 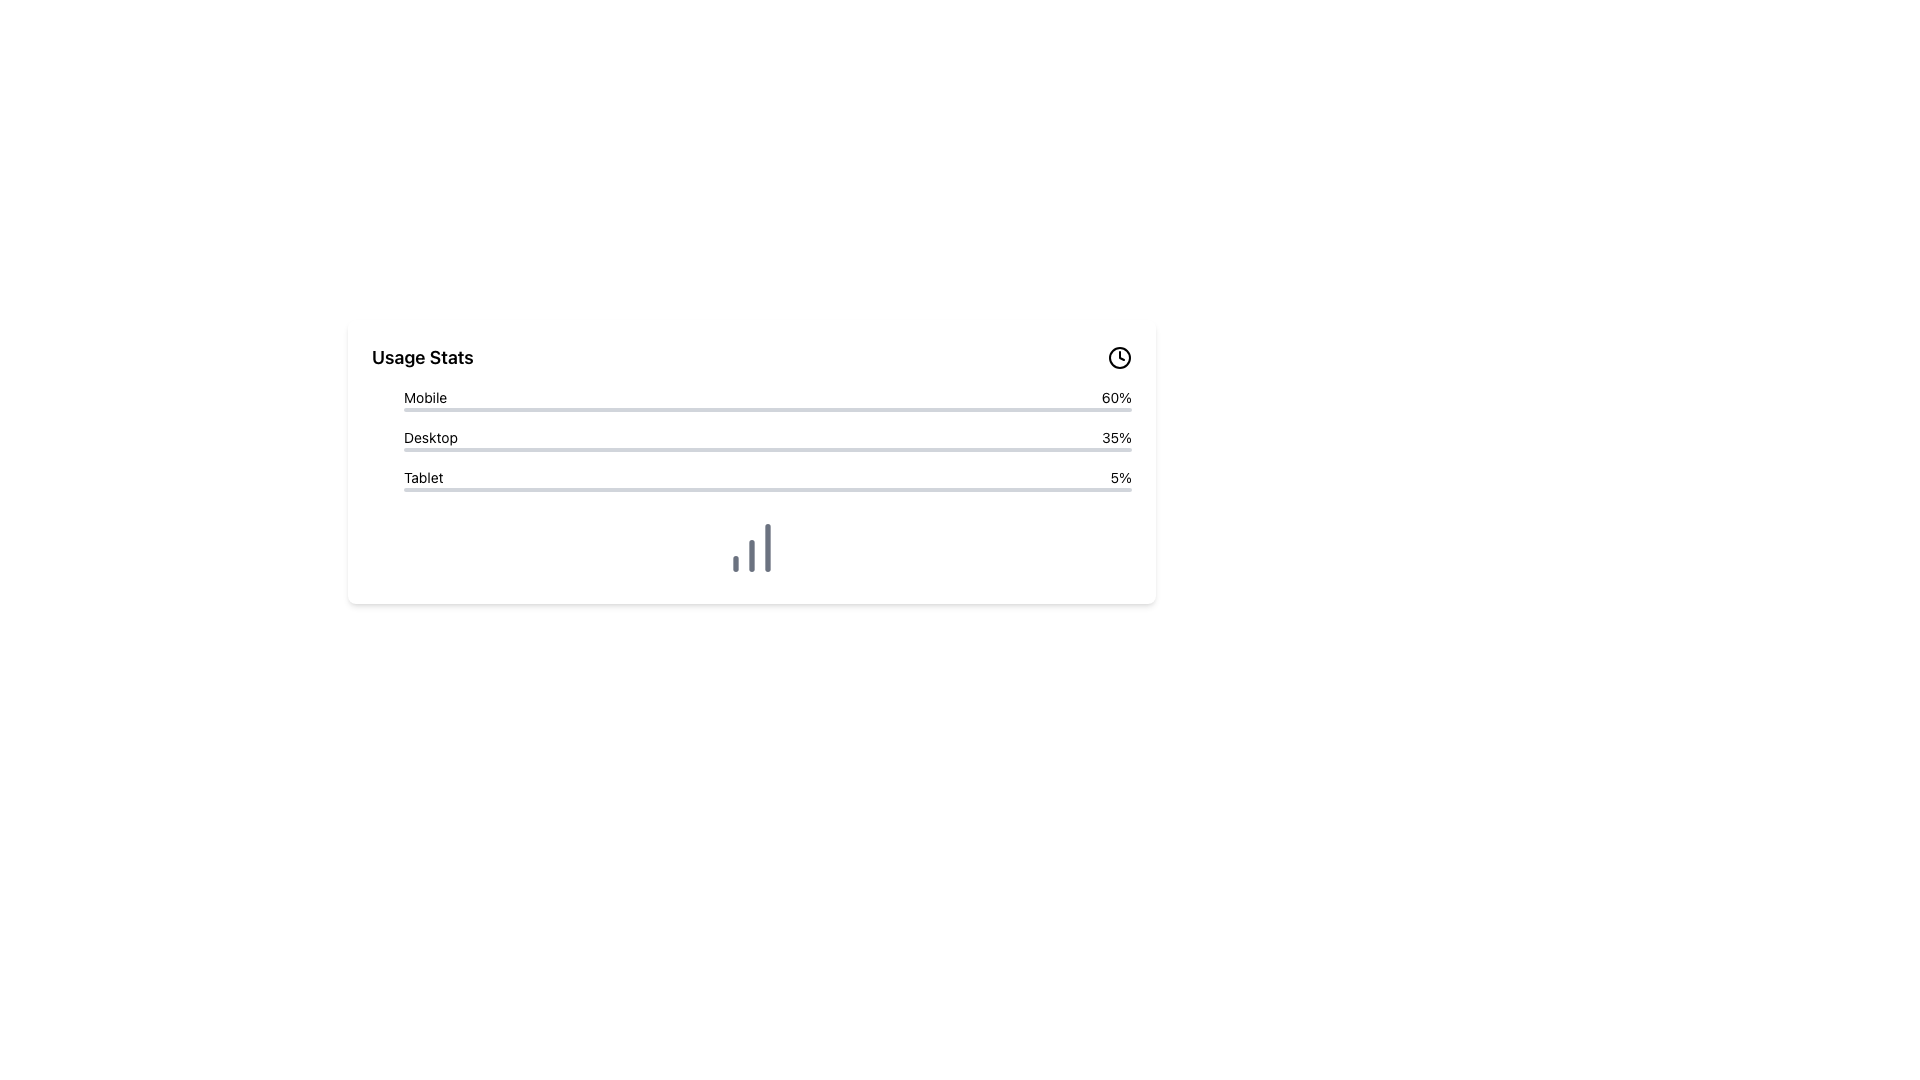 I want to click on the 'Usage Stats' text label, which is a bold, large font label located in the upper-left side of the panel, so click(x=421, y=357).